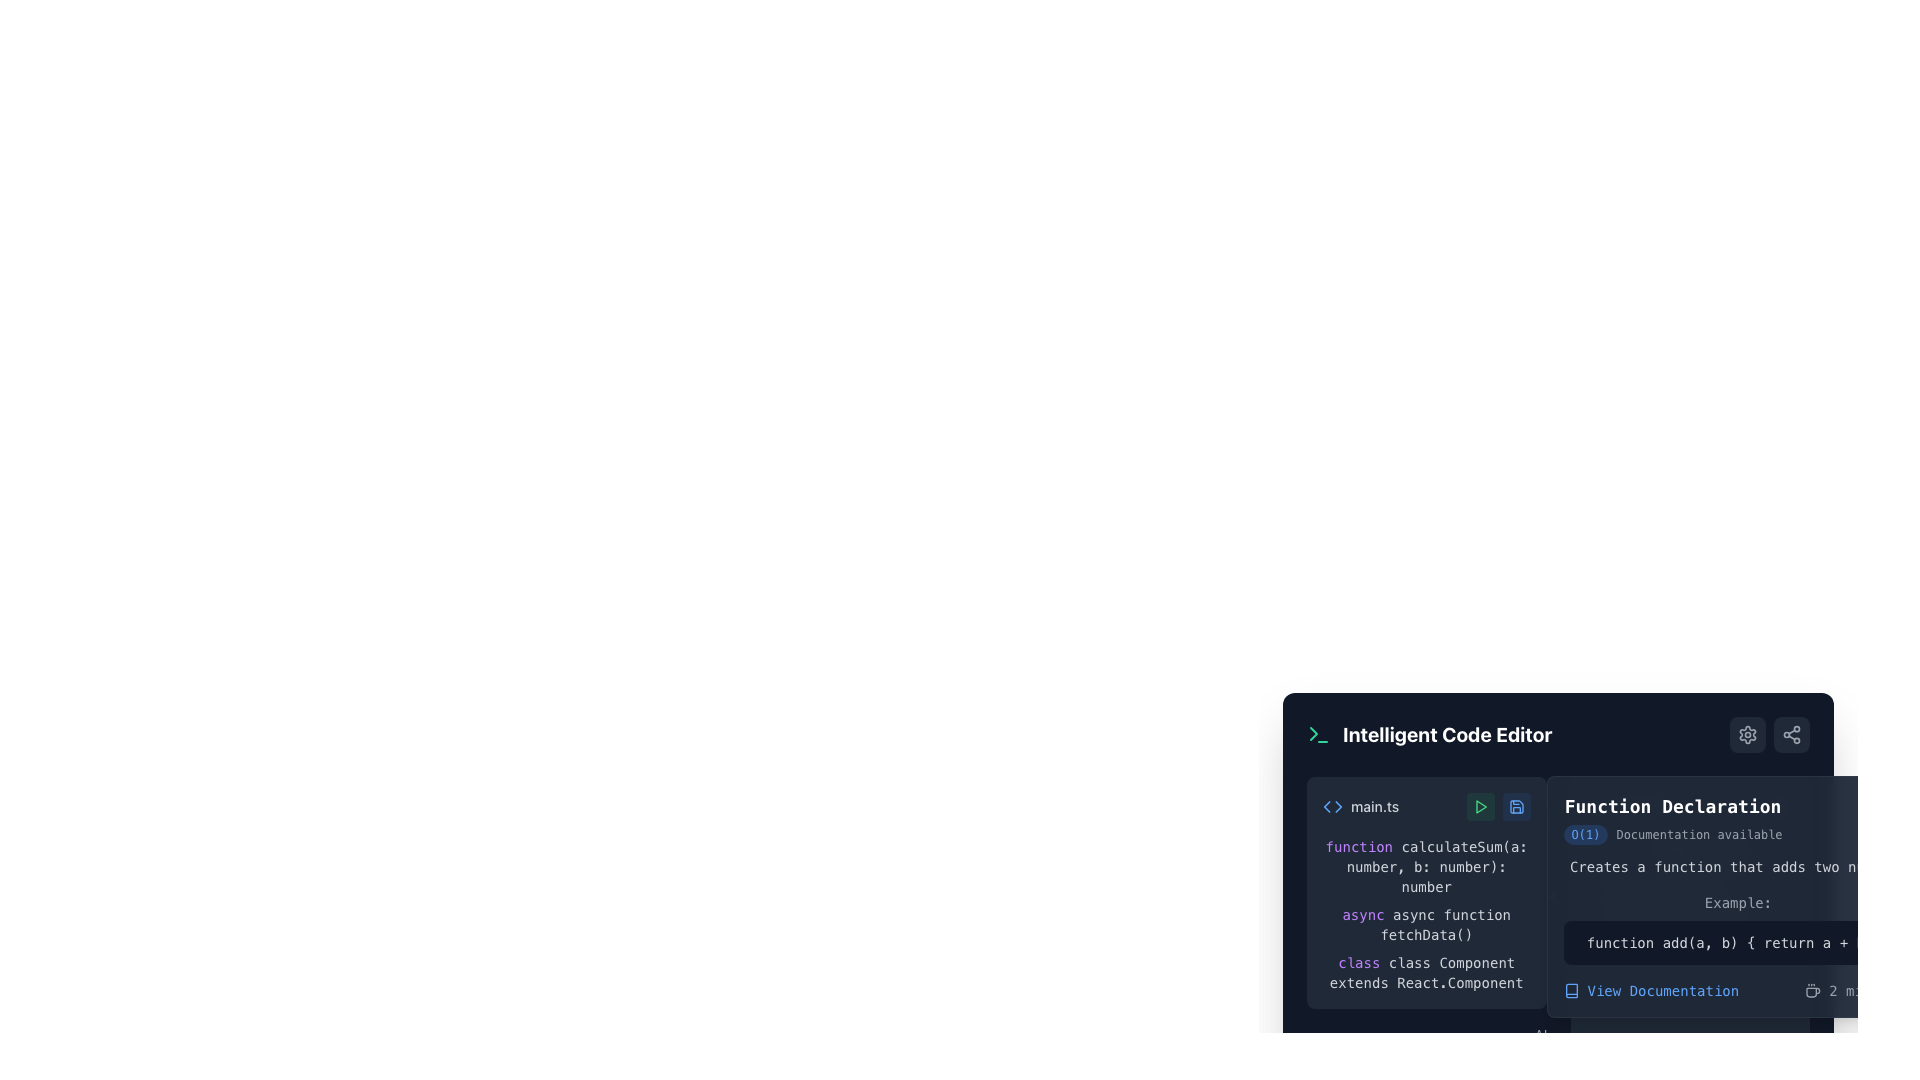 The image size is (1920, 1080). What do you see at coordinates (1637, 805) in the screenshot?
I see `the Static Text labeled 'Output', styled with 'text-sm font-medium text-gray-300', located at the bottom-right section of the interface` at bounding box center [1637, 805].